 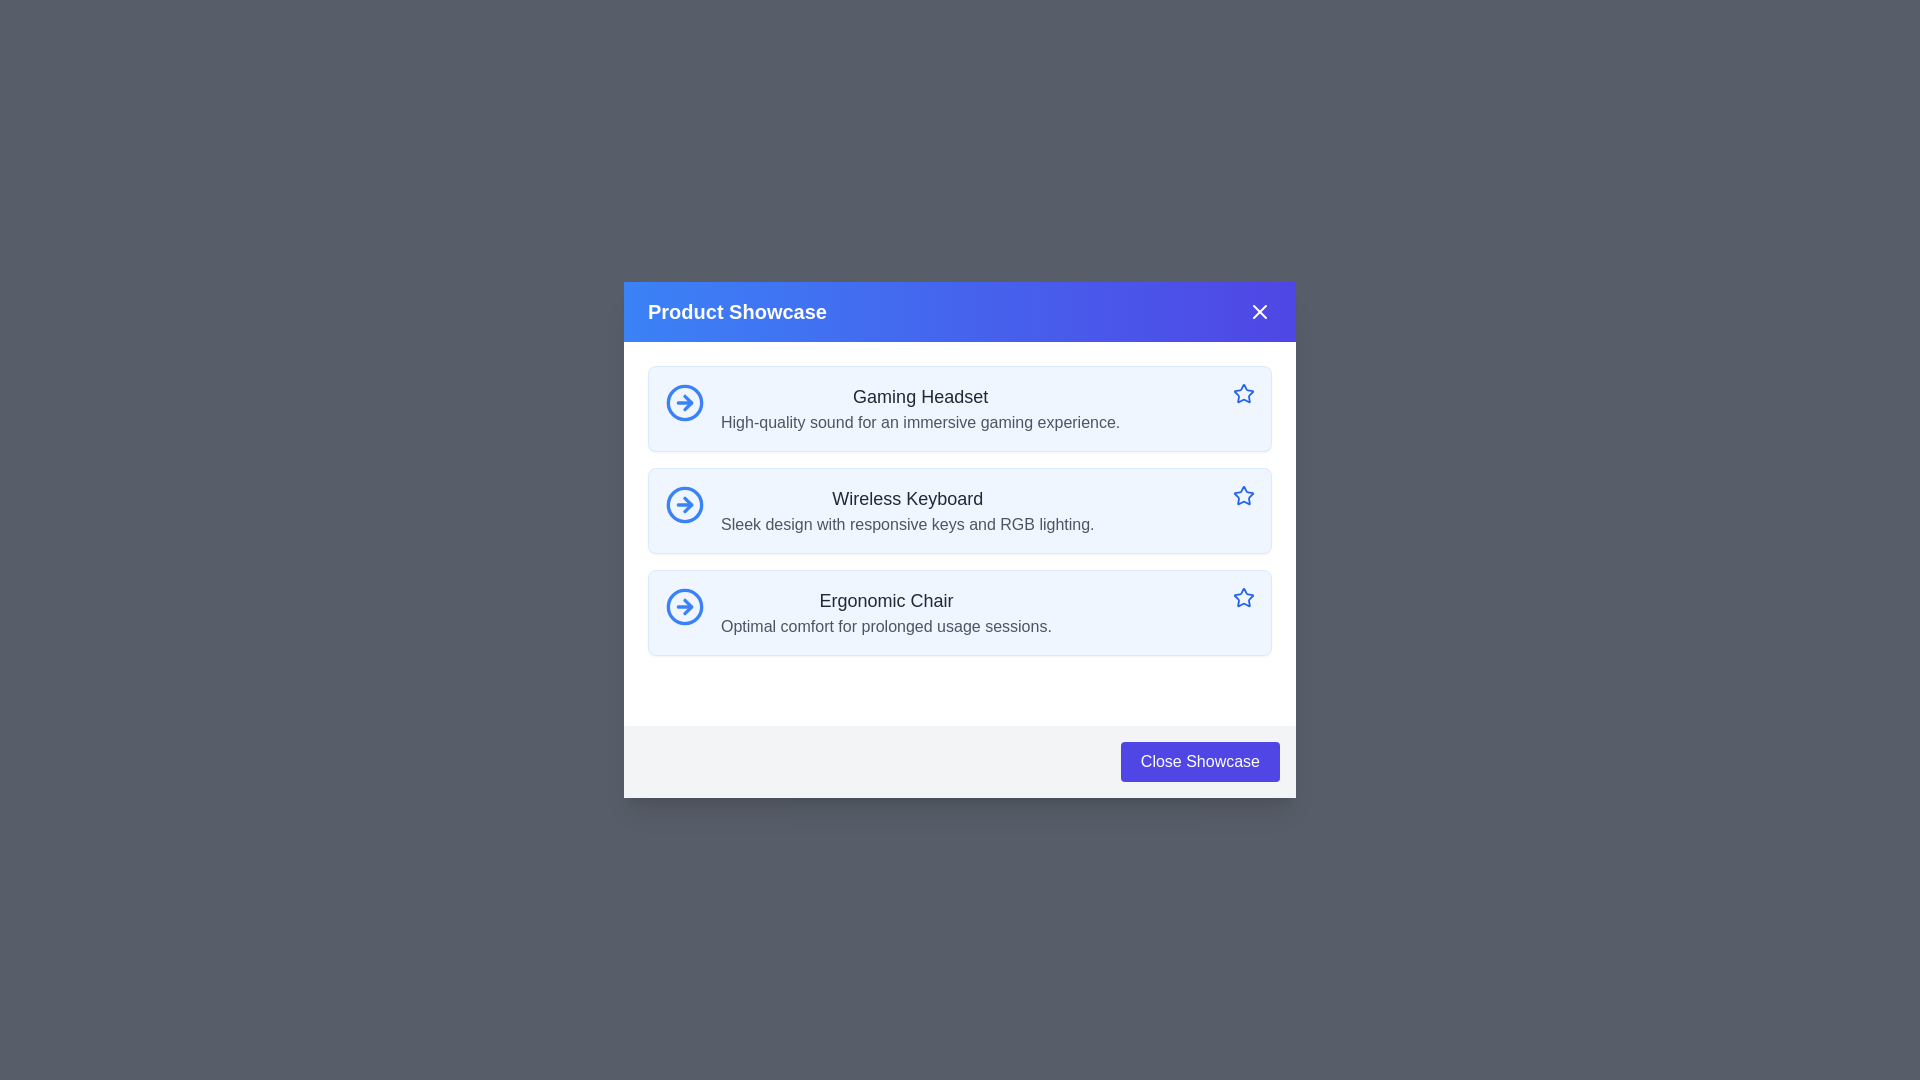 I want to click on text of the 'Ergonomic Chair' label, which is a dark gray, medium weight, large font text element located in the third entry of a vertical list, so click(x=885, y=600).